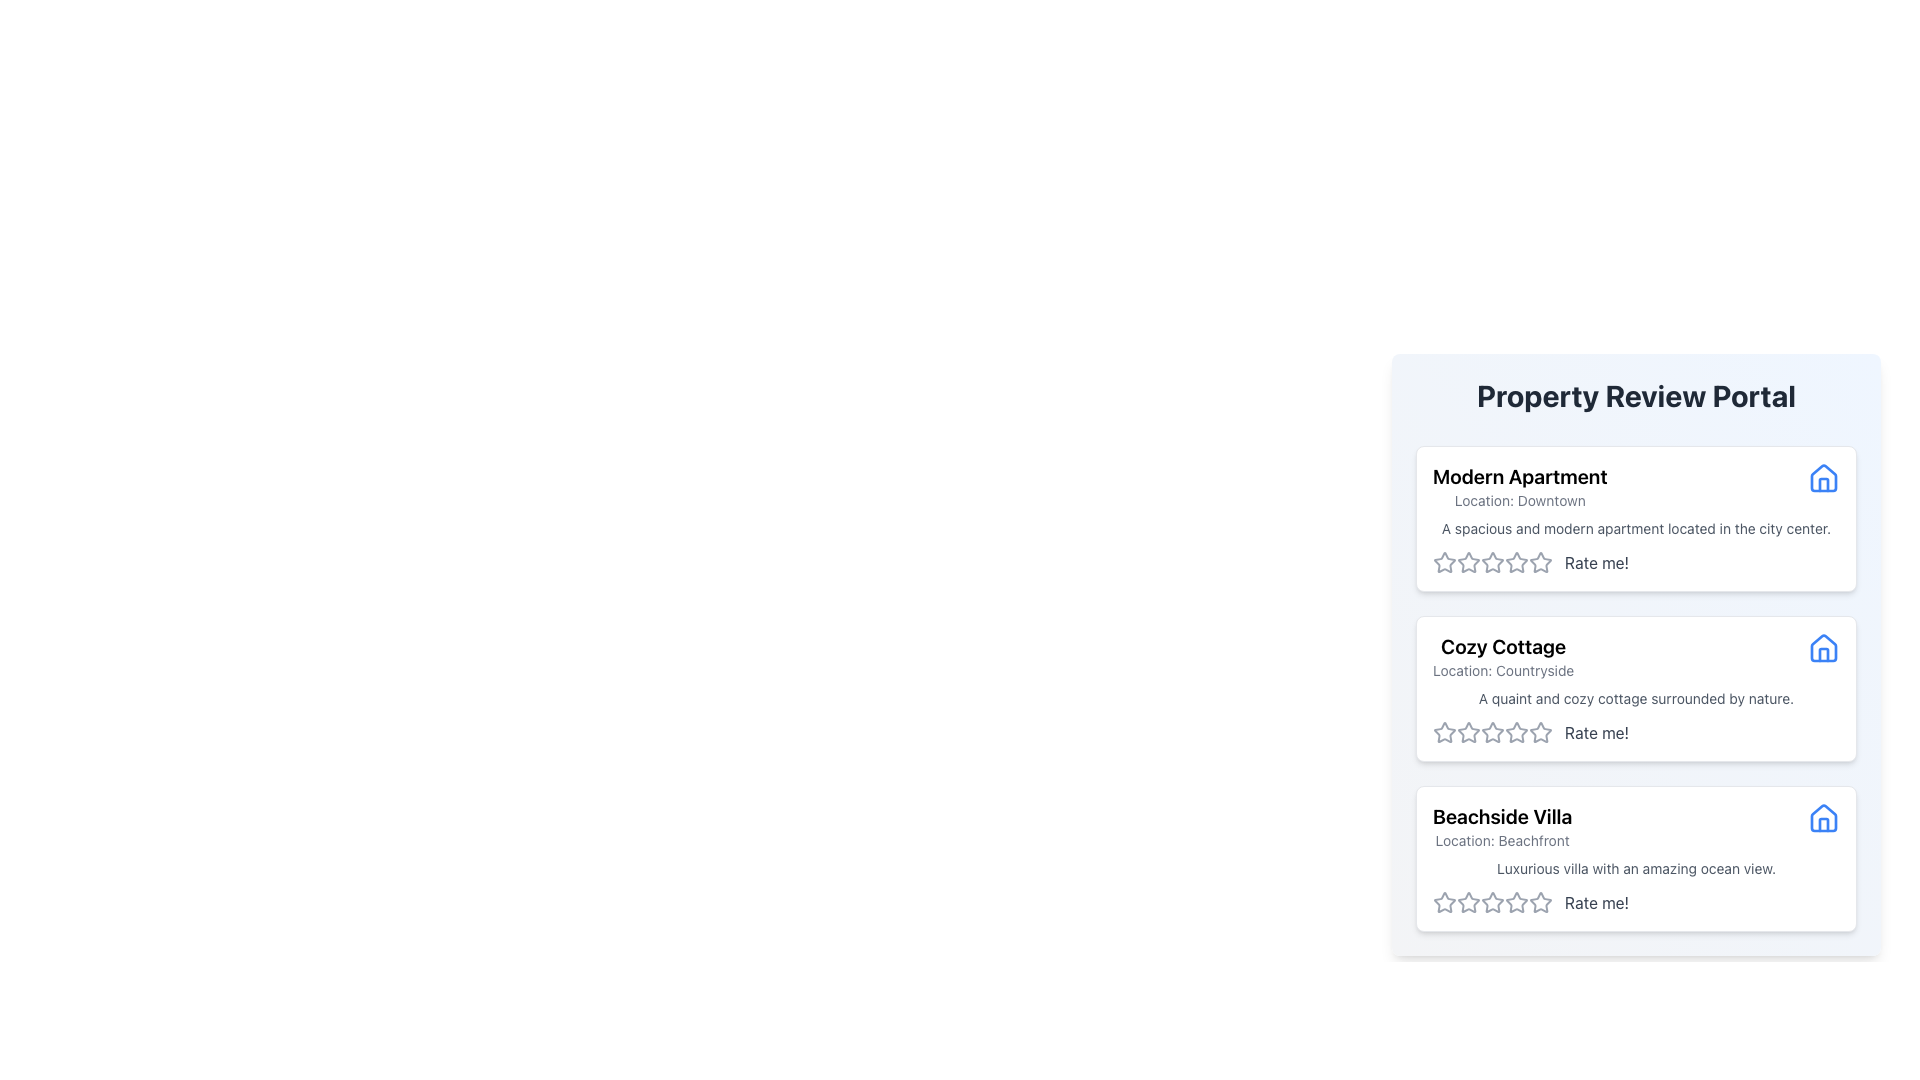  Describe the element at coordinates (1520, 486) in the screenshot. I see `text block that identifies the property as 'Modern Apartment' located in 'Downtown', positioned in the upper-left corner of the property card` at that location.